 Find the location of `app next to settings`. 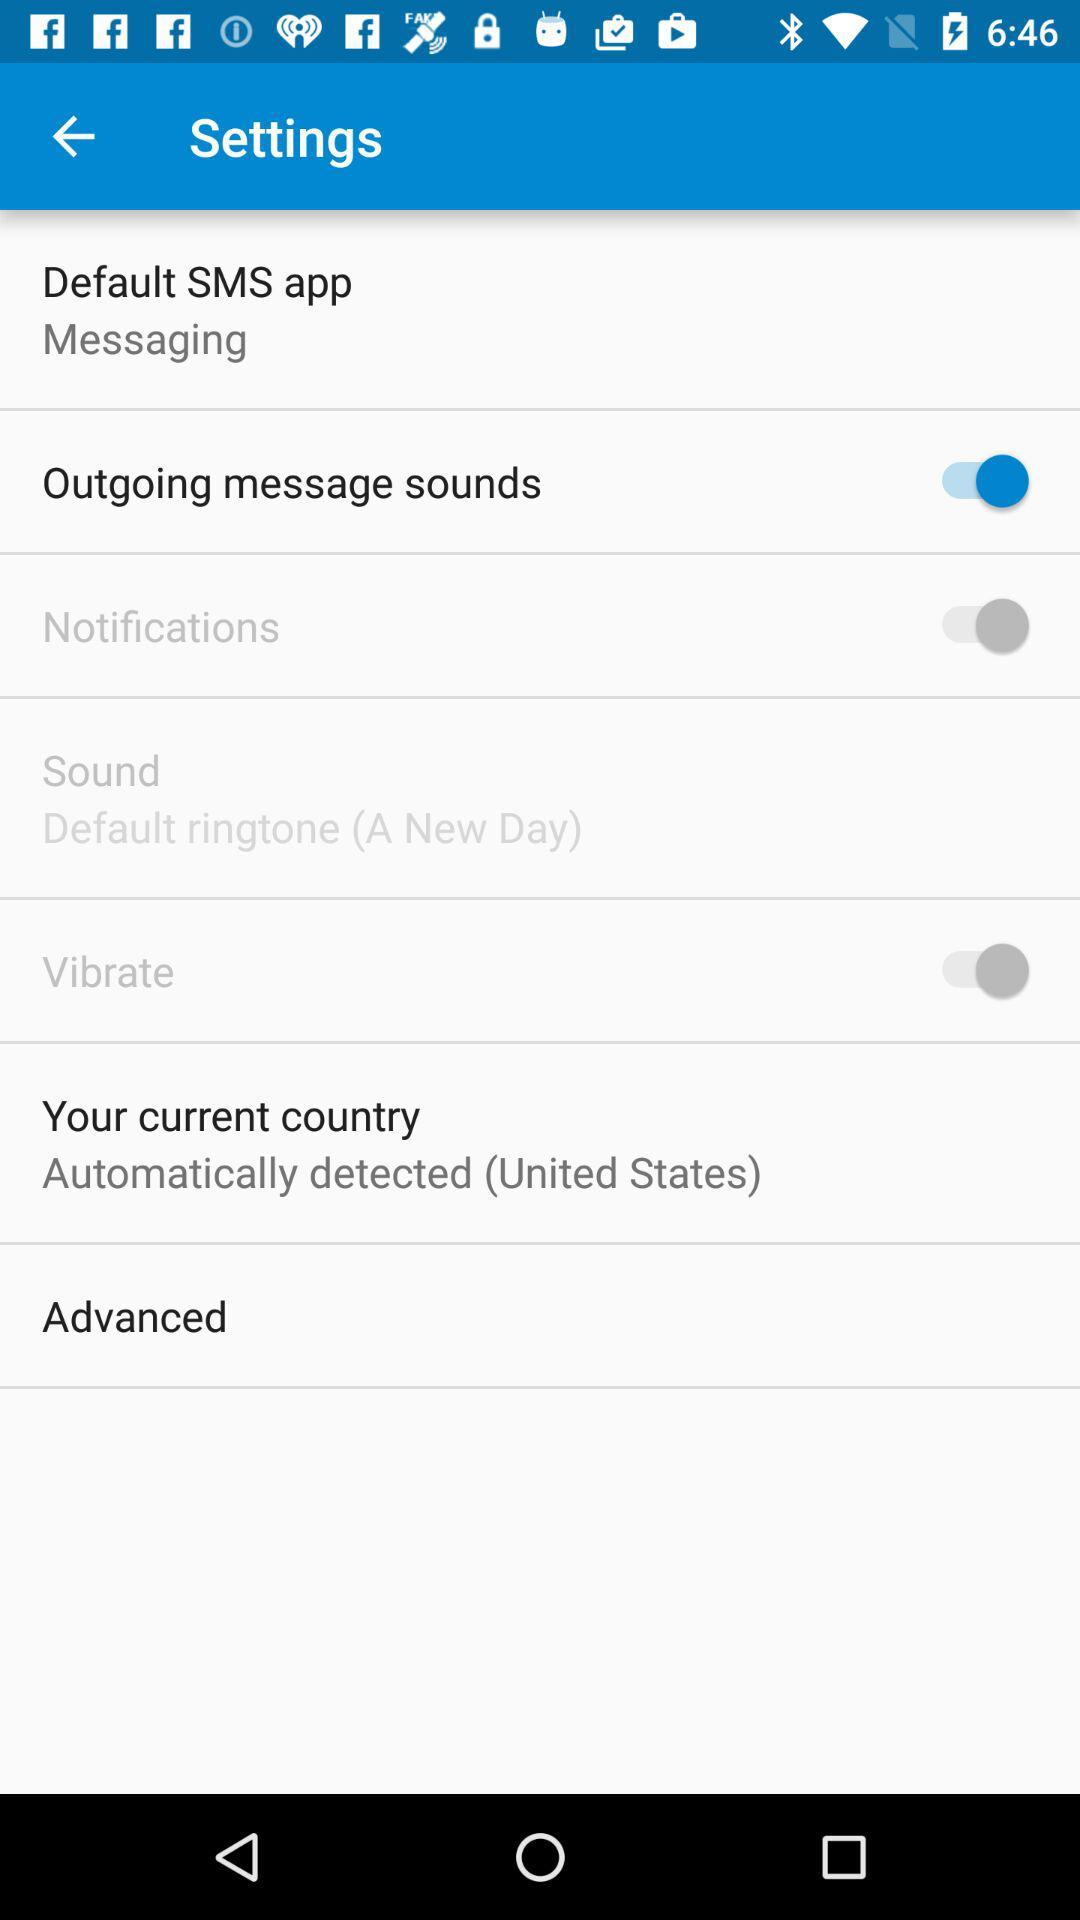

app next to settings is located at coordinates (72, 135).